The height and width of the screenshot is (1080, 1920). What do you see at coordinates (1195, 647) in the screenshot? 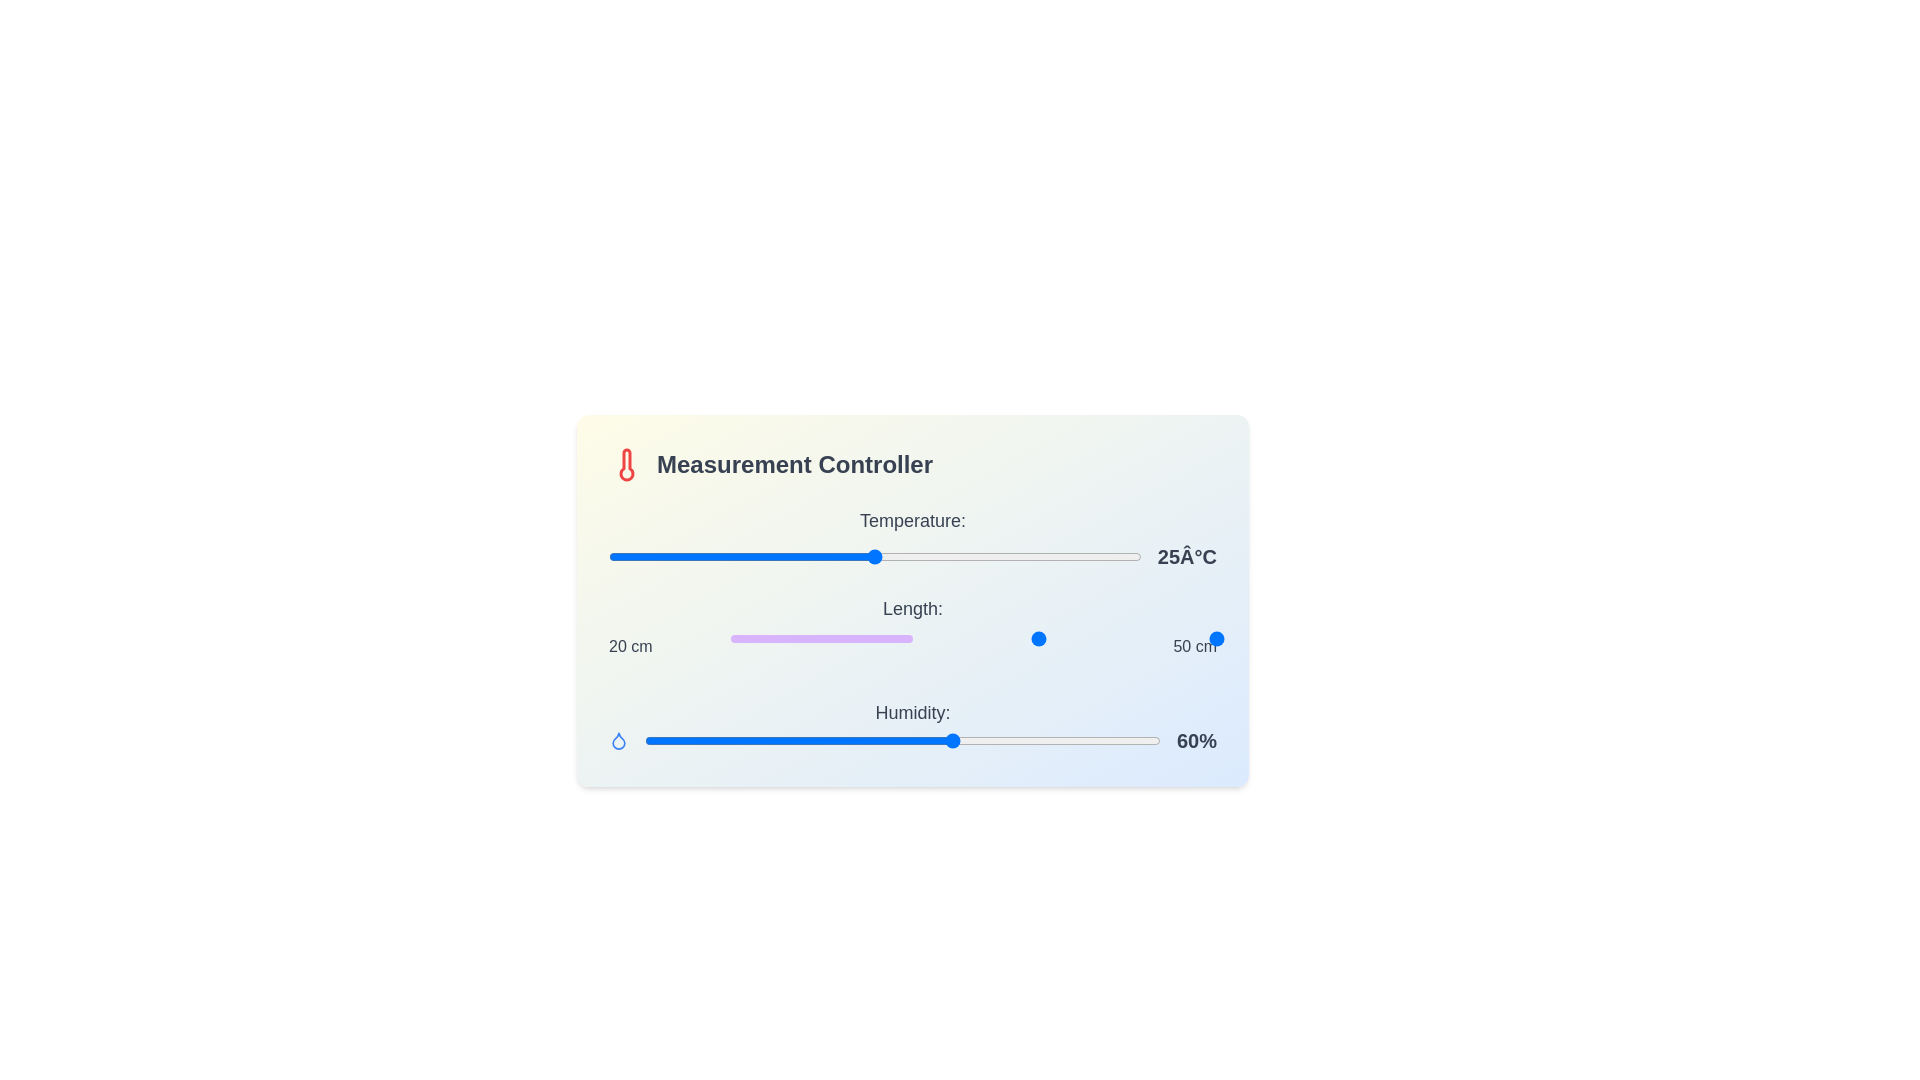
I see `the static text label displaying the current length measurement value, located to the right of '20 cm' under the 'Length' label` at bounding box center [1195, 647].